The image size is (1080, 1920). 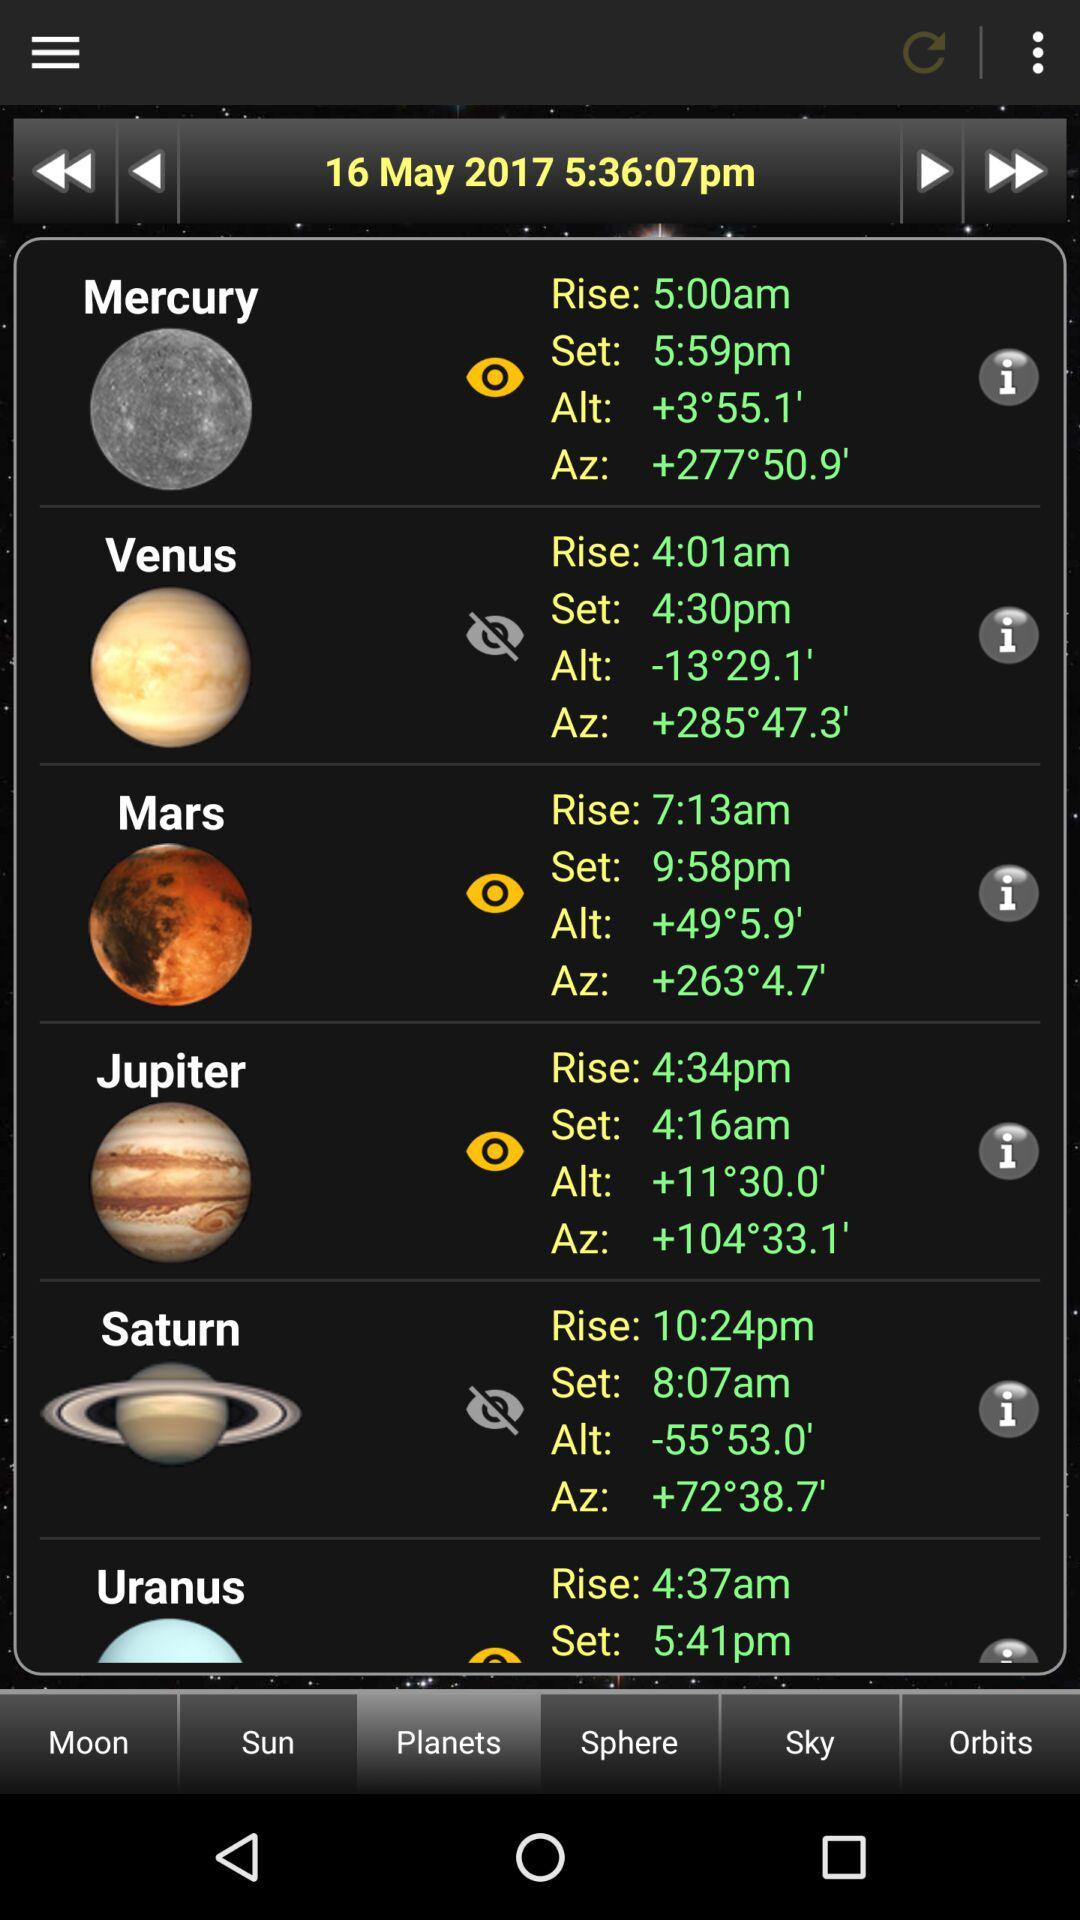 What do you see at coordinates (494, 1643) in the screenshot?
I see `an other other option` at bounding box center [494, 1643].